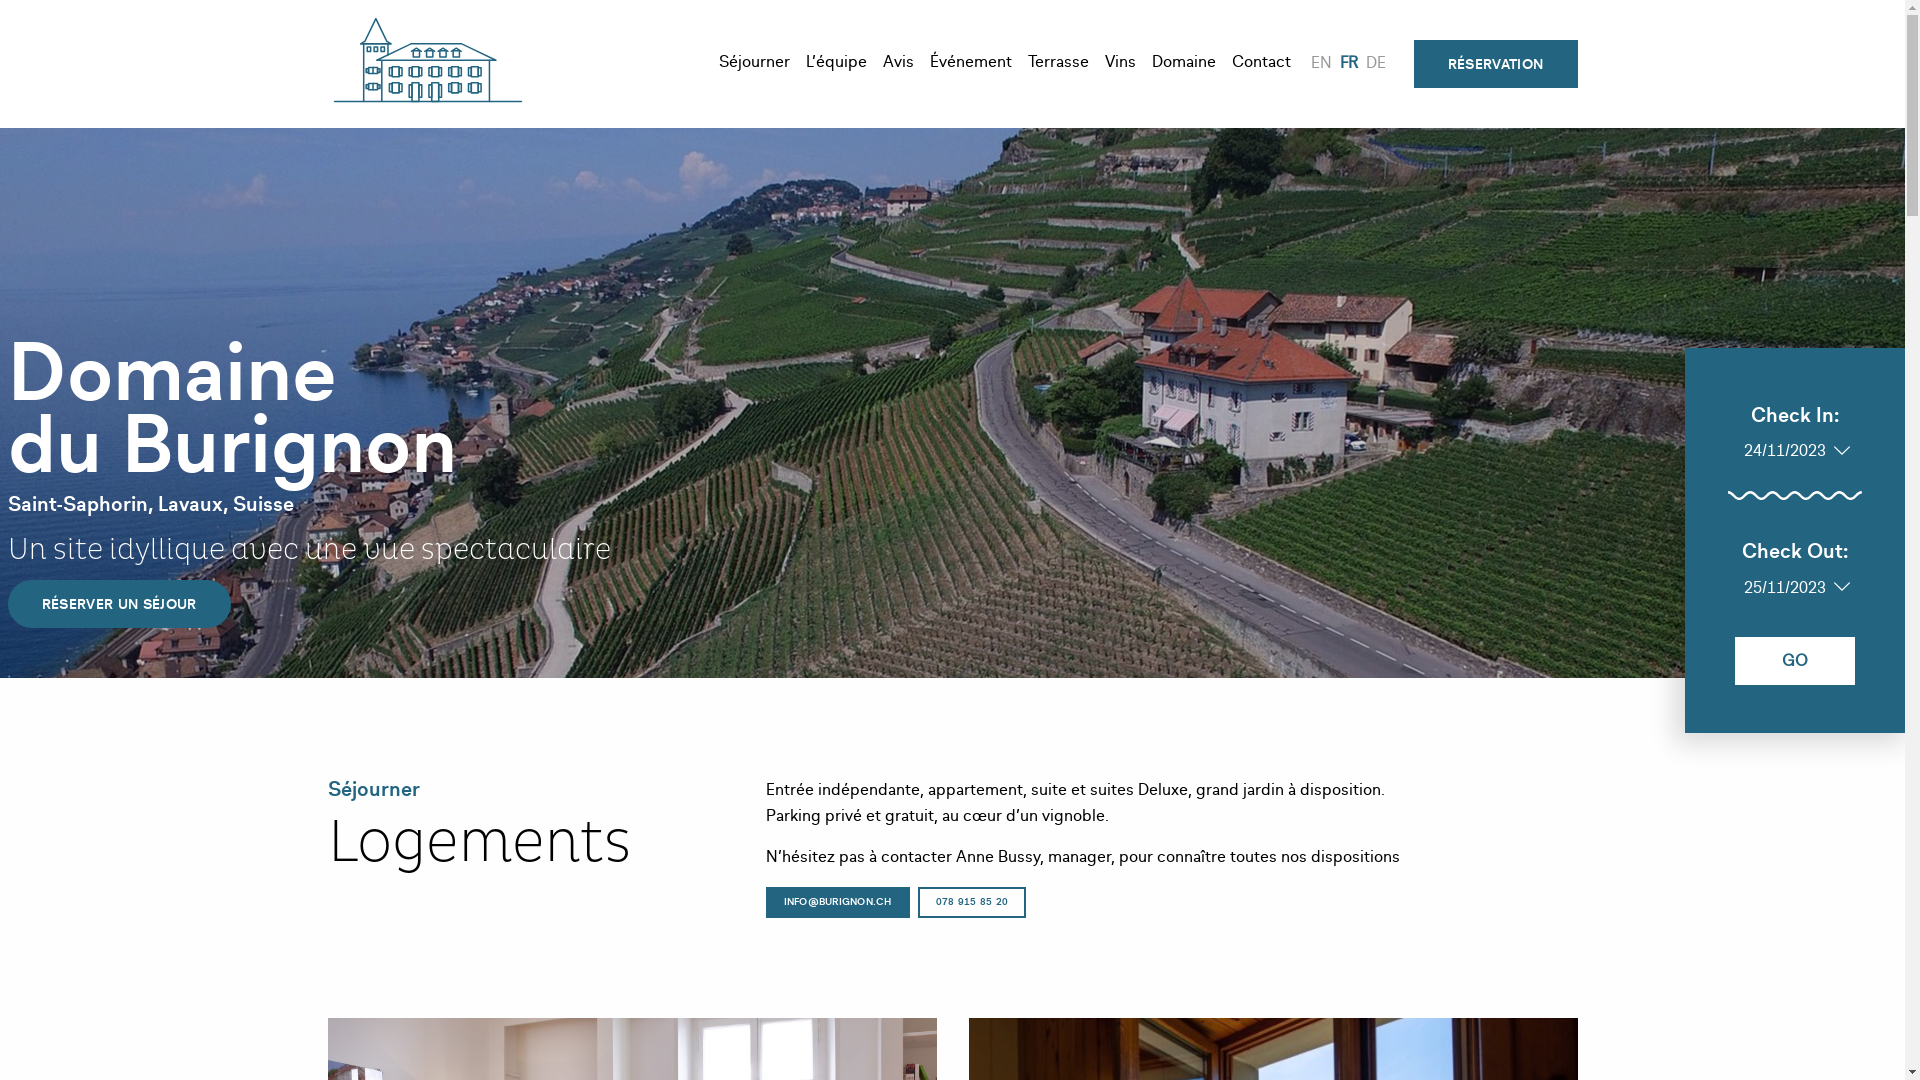 Image resolution: width=1920 pixels, height=1080 pixels. What do you see at coordinates (1795, 660) in the screenshot?
I see `'GO'` at bounding box center [1795, 660].